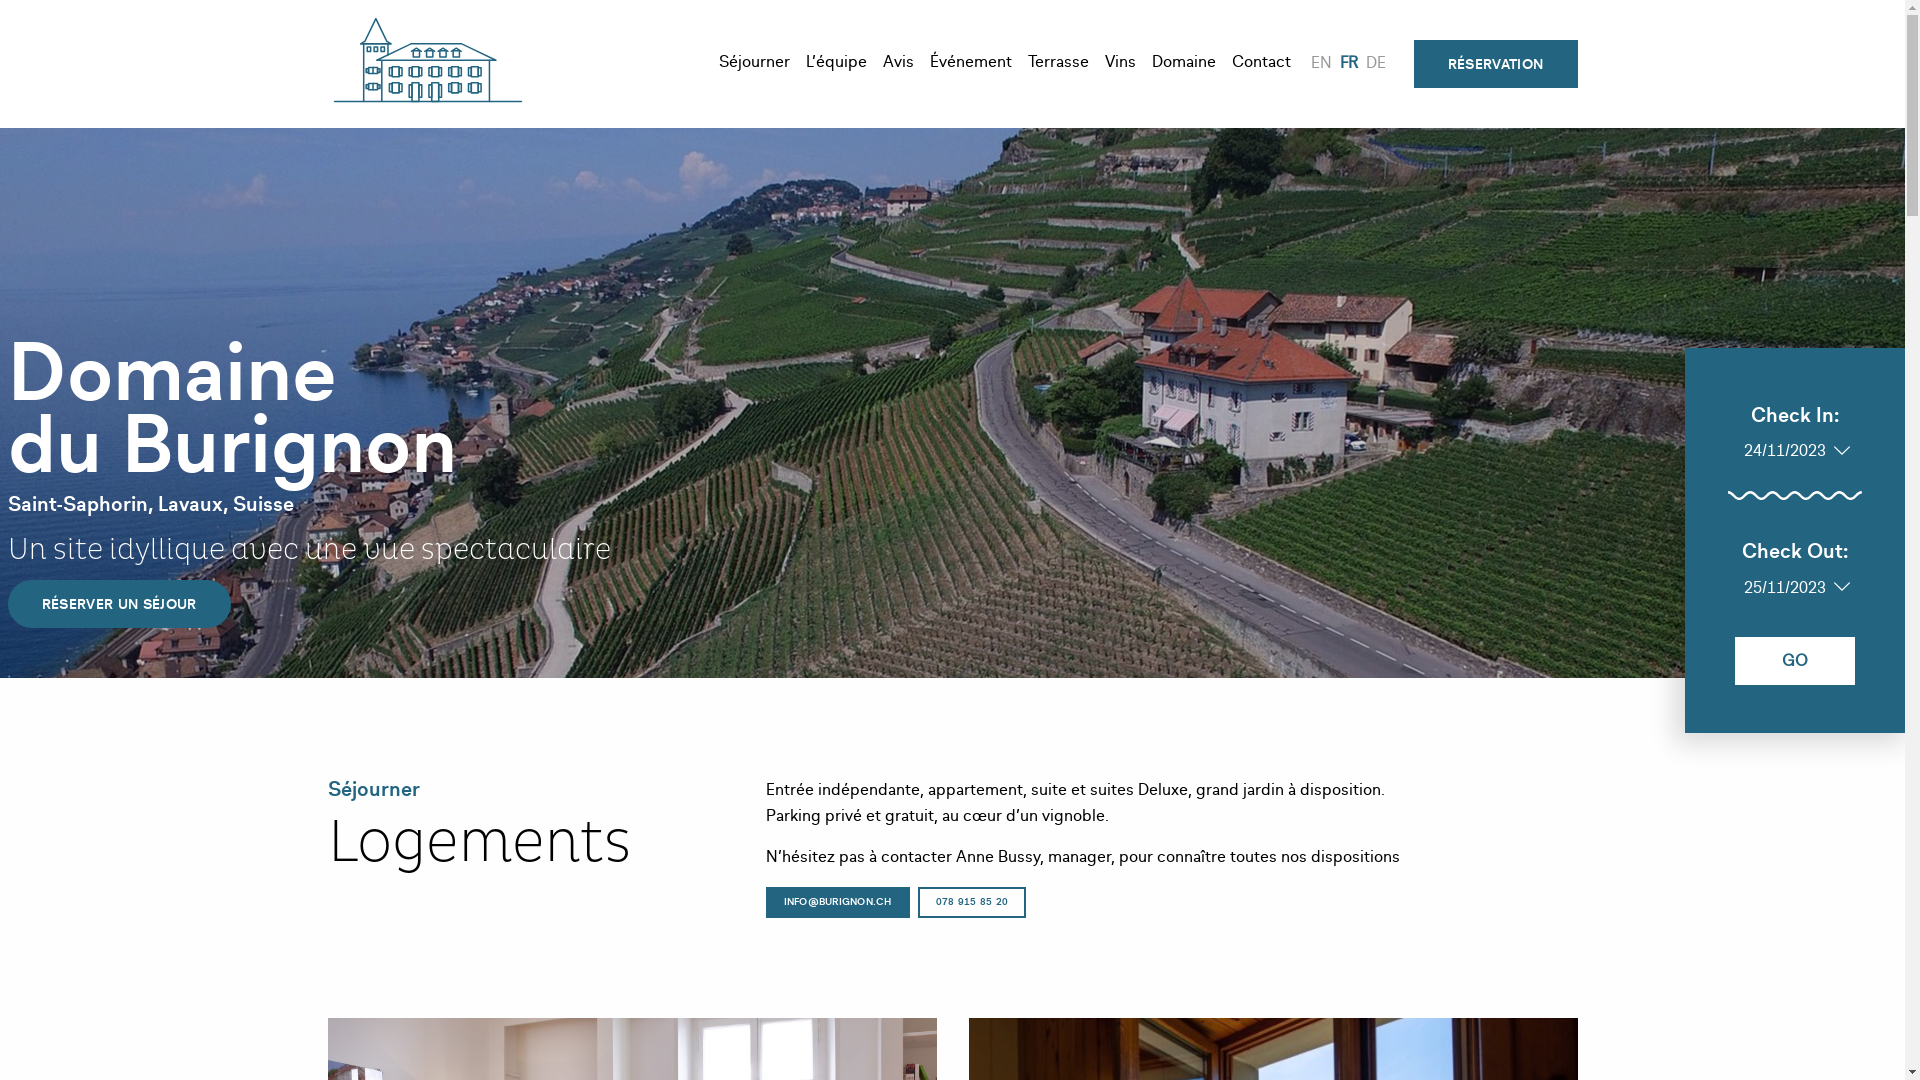 Image resolution: width=1920 pixels, height=1080 pixels. What do you see at coordinates (1795, 660) in the screenshot?
I see `'GO'` at bounding box center [1795, 660].